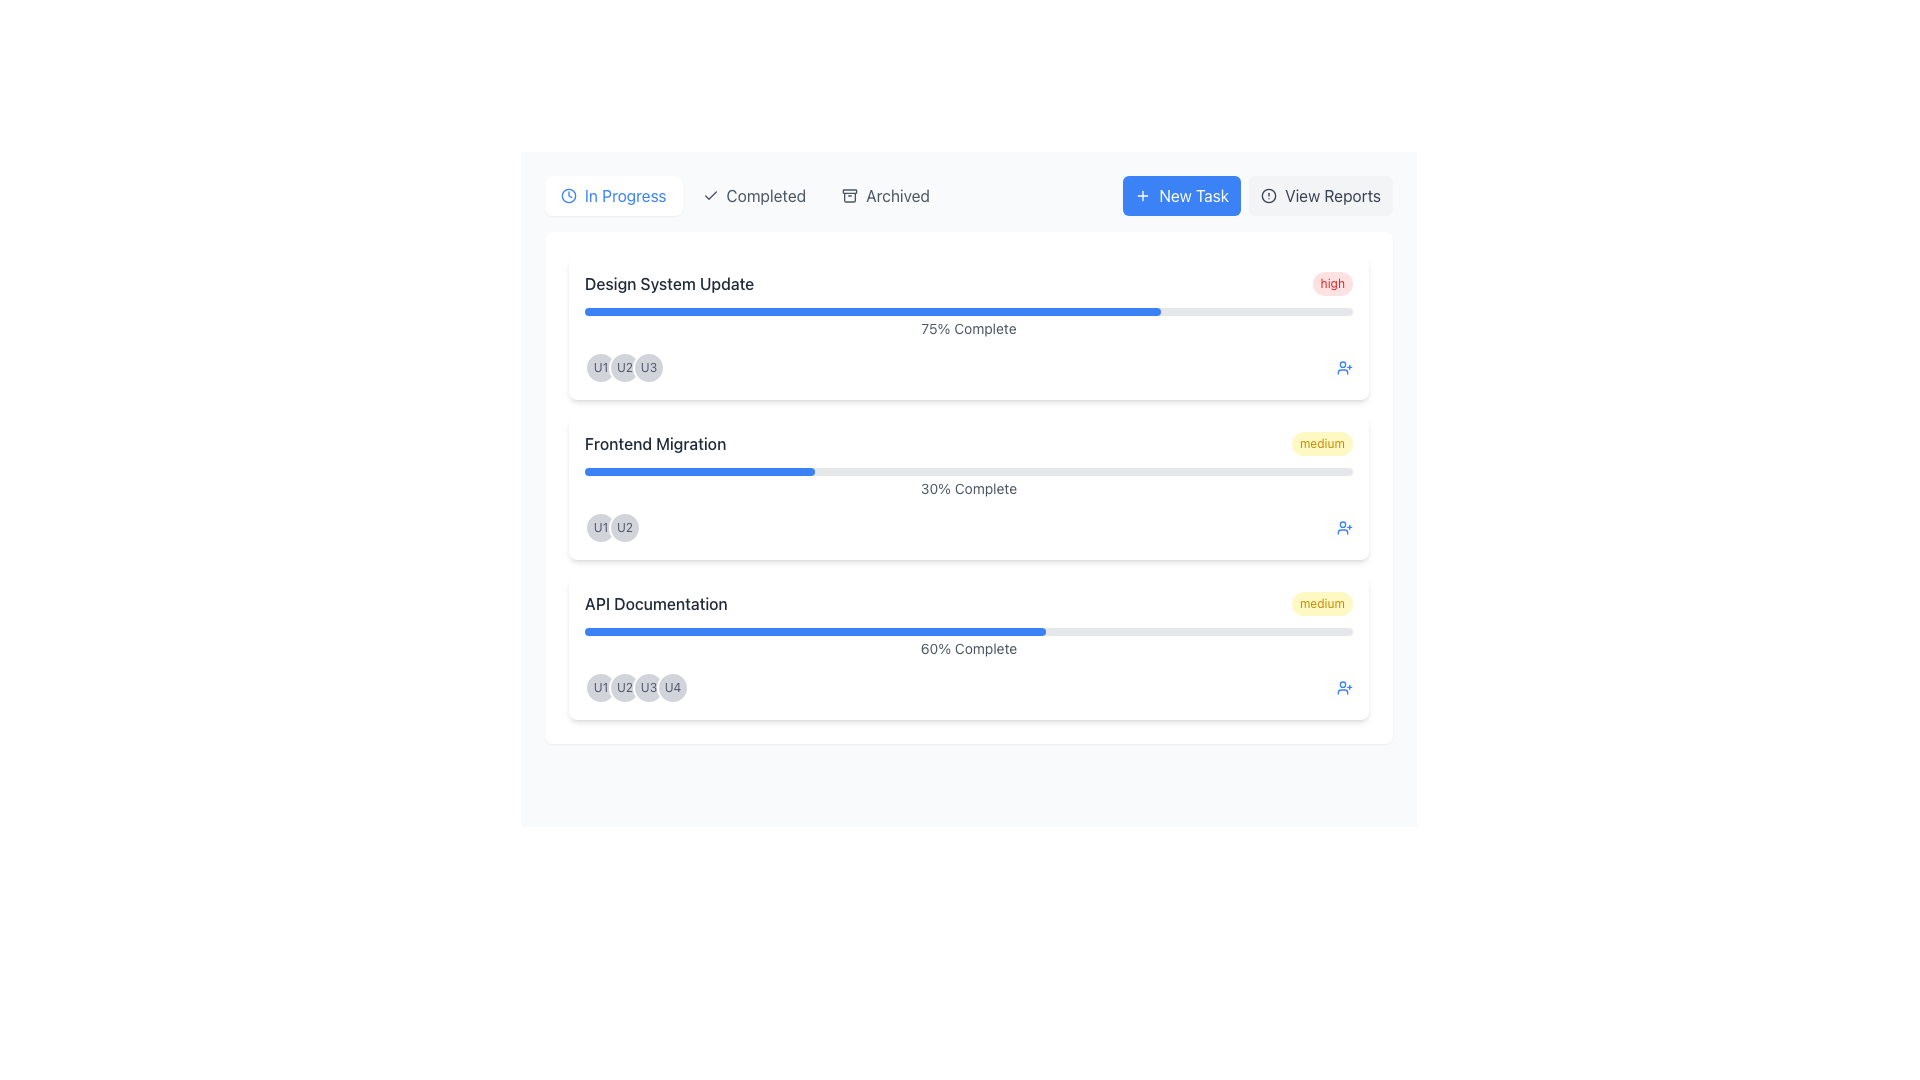  I want to click on the User profile badges consisting of two circular grey badges with text 'U1' and 'U2', located under the progress bar in the 'Frontend Migration' task section, so click(612, 527).